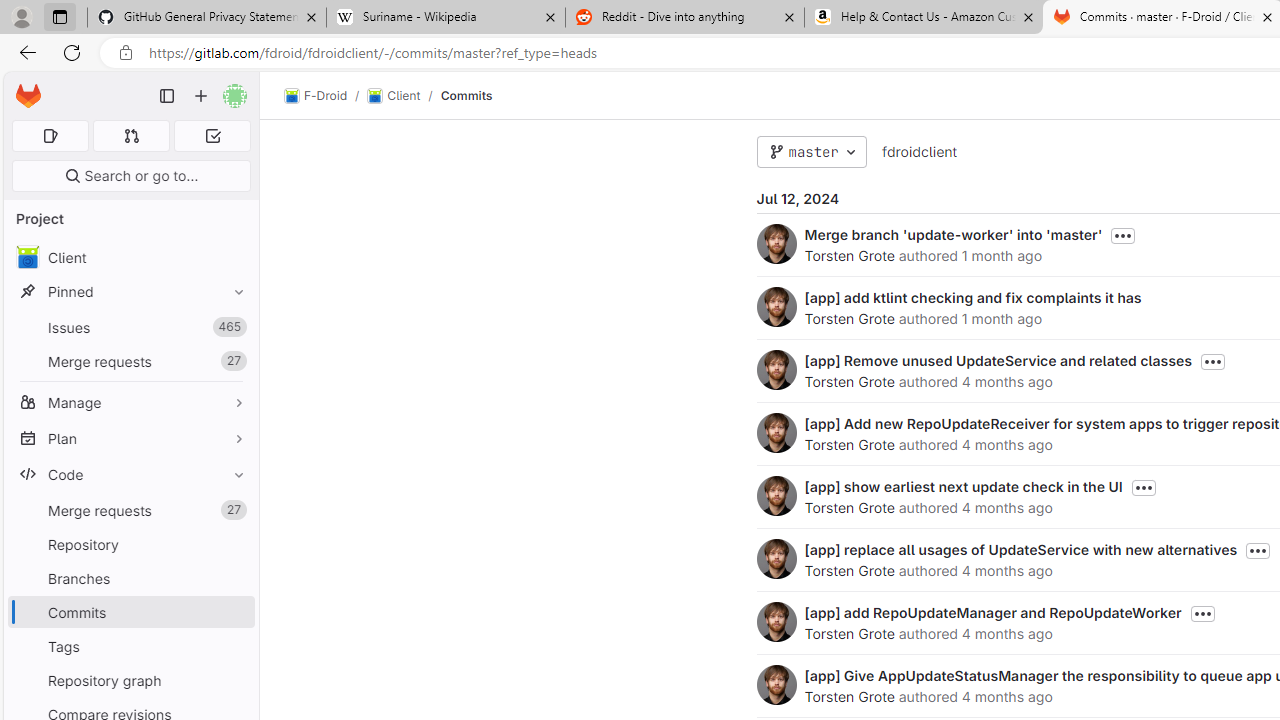  What do you see at coordinates (130, 646) in the screenshot?
I see `'Tags'` at bounding box center [130, 646].